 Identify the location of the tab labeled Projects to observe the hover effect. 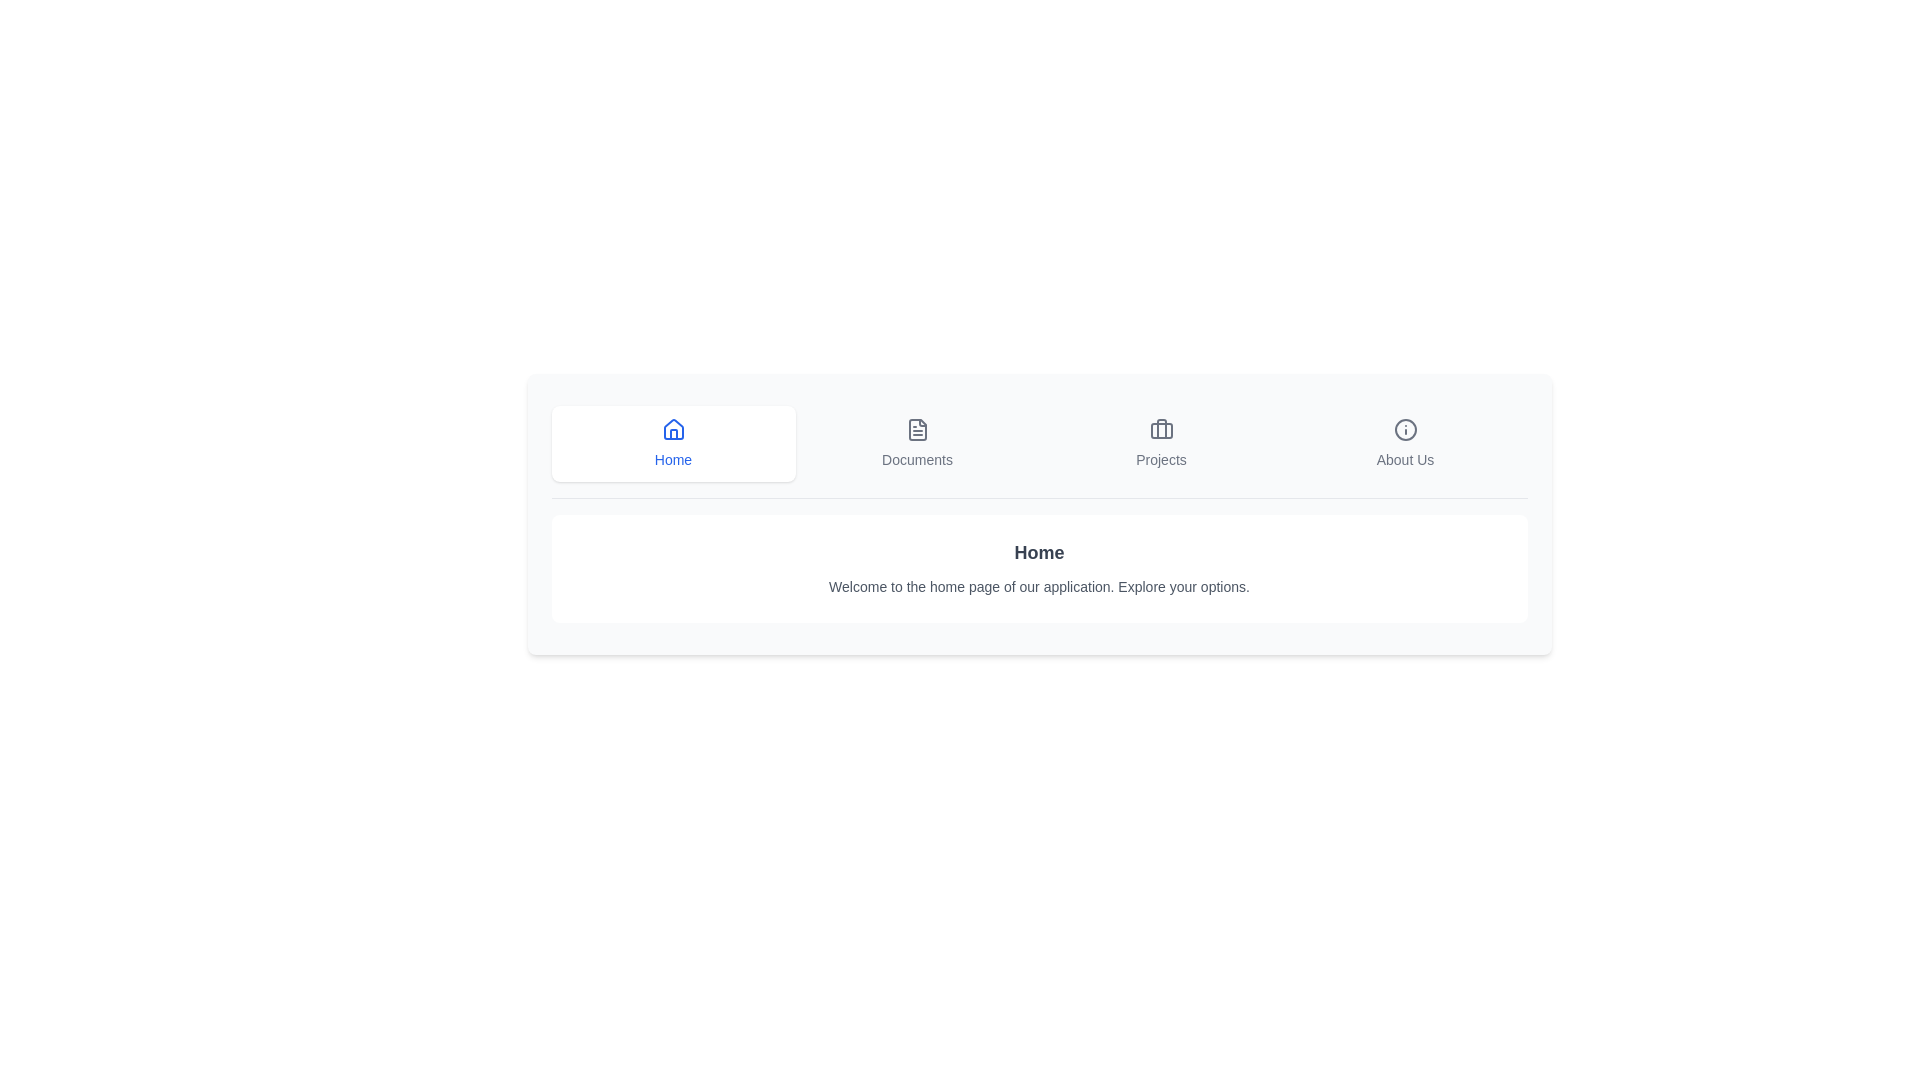
(1161, 442).